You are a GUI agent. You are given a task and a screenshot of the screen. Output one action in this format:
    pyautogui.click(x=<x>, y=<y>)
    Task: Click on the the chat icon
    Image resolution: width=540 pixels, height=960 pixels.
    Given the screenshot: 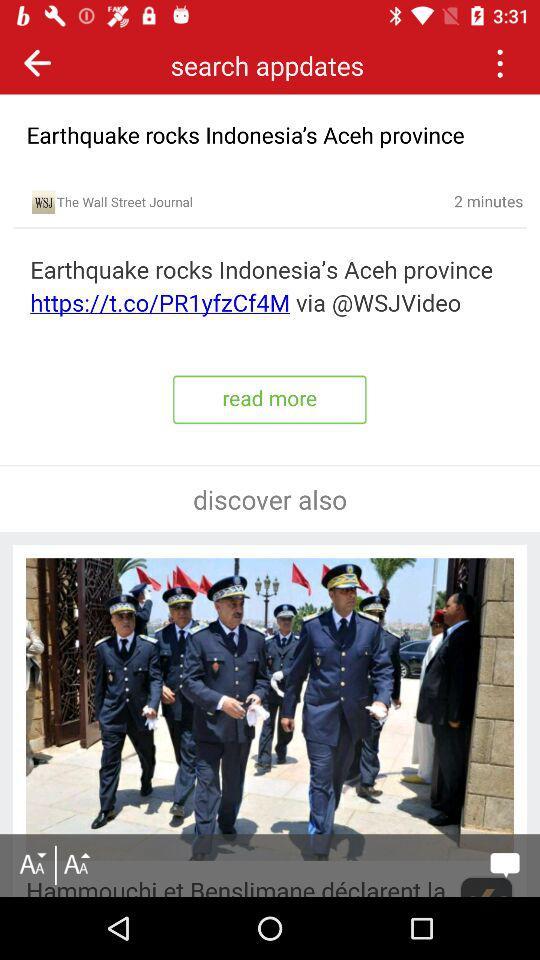 What is the action you would take?
    pyautogui.click(x=504, y=864)
    